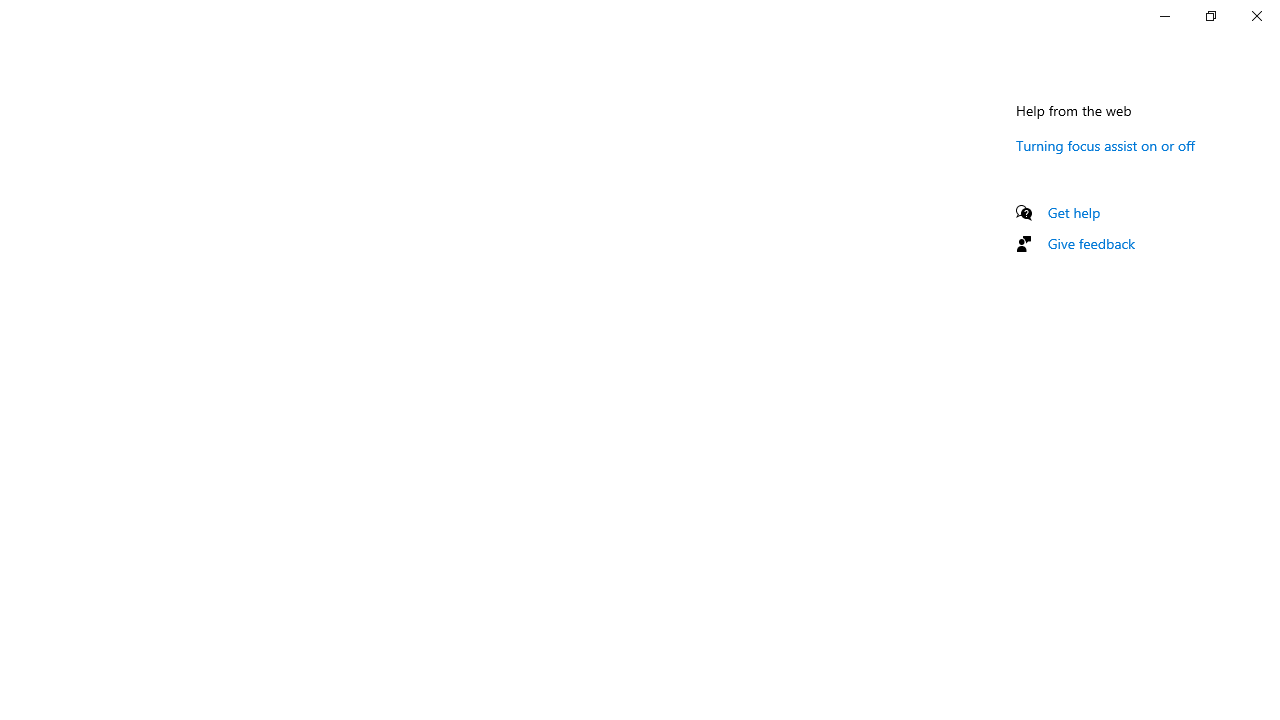  What do you see at coordinates (1255, 15) in the screenshot?
I see `'Close Settings'` at bounding box center [1255, 15].